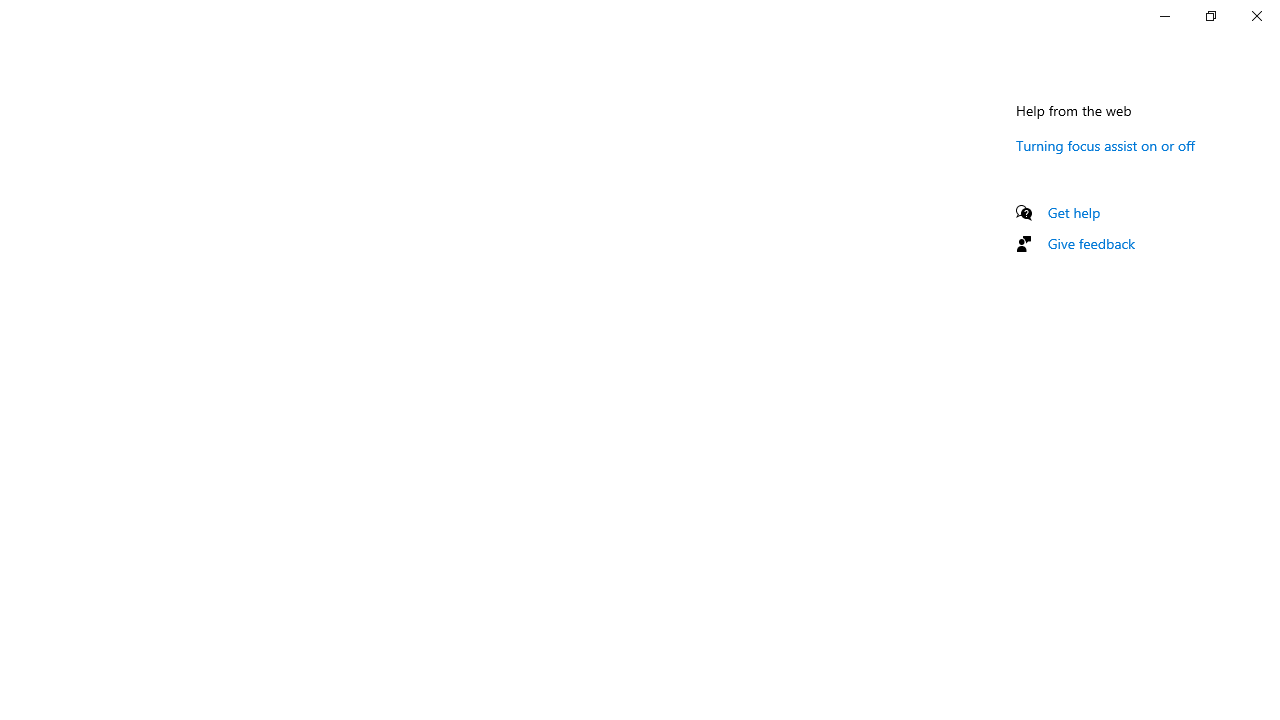  What do you see at coordinates (1255, 15) in the screenshot?
I see `'Close Settings'` at bounding box center [1255, 15].